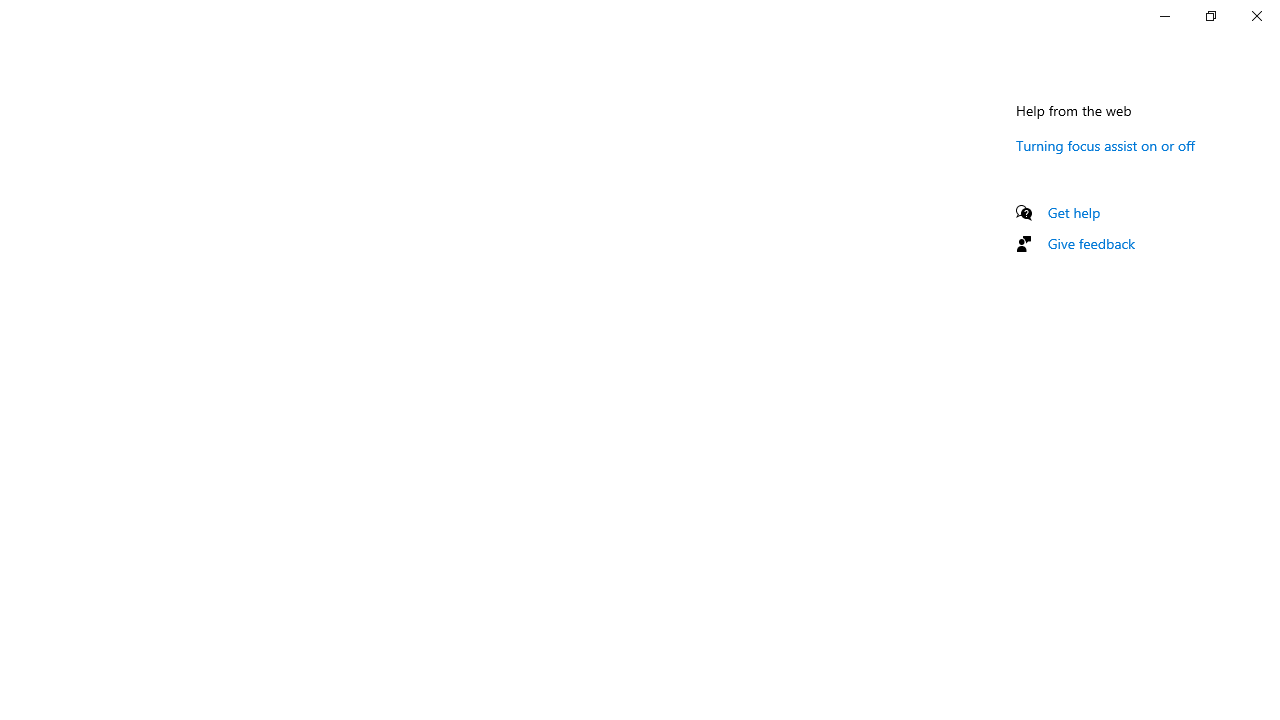  What do you see at coordinates (1255, 15) in the screenshot?
I see `'Close Settings'` at bounding box center [1255, 15].